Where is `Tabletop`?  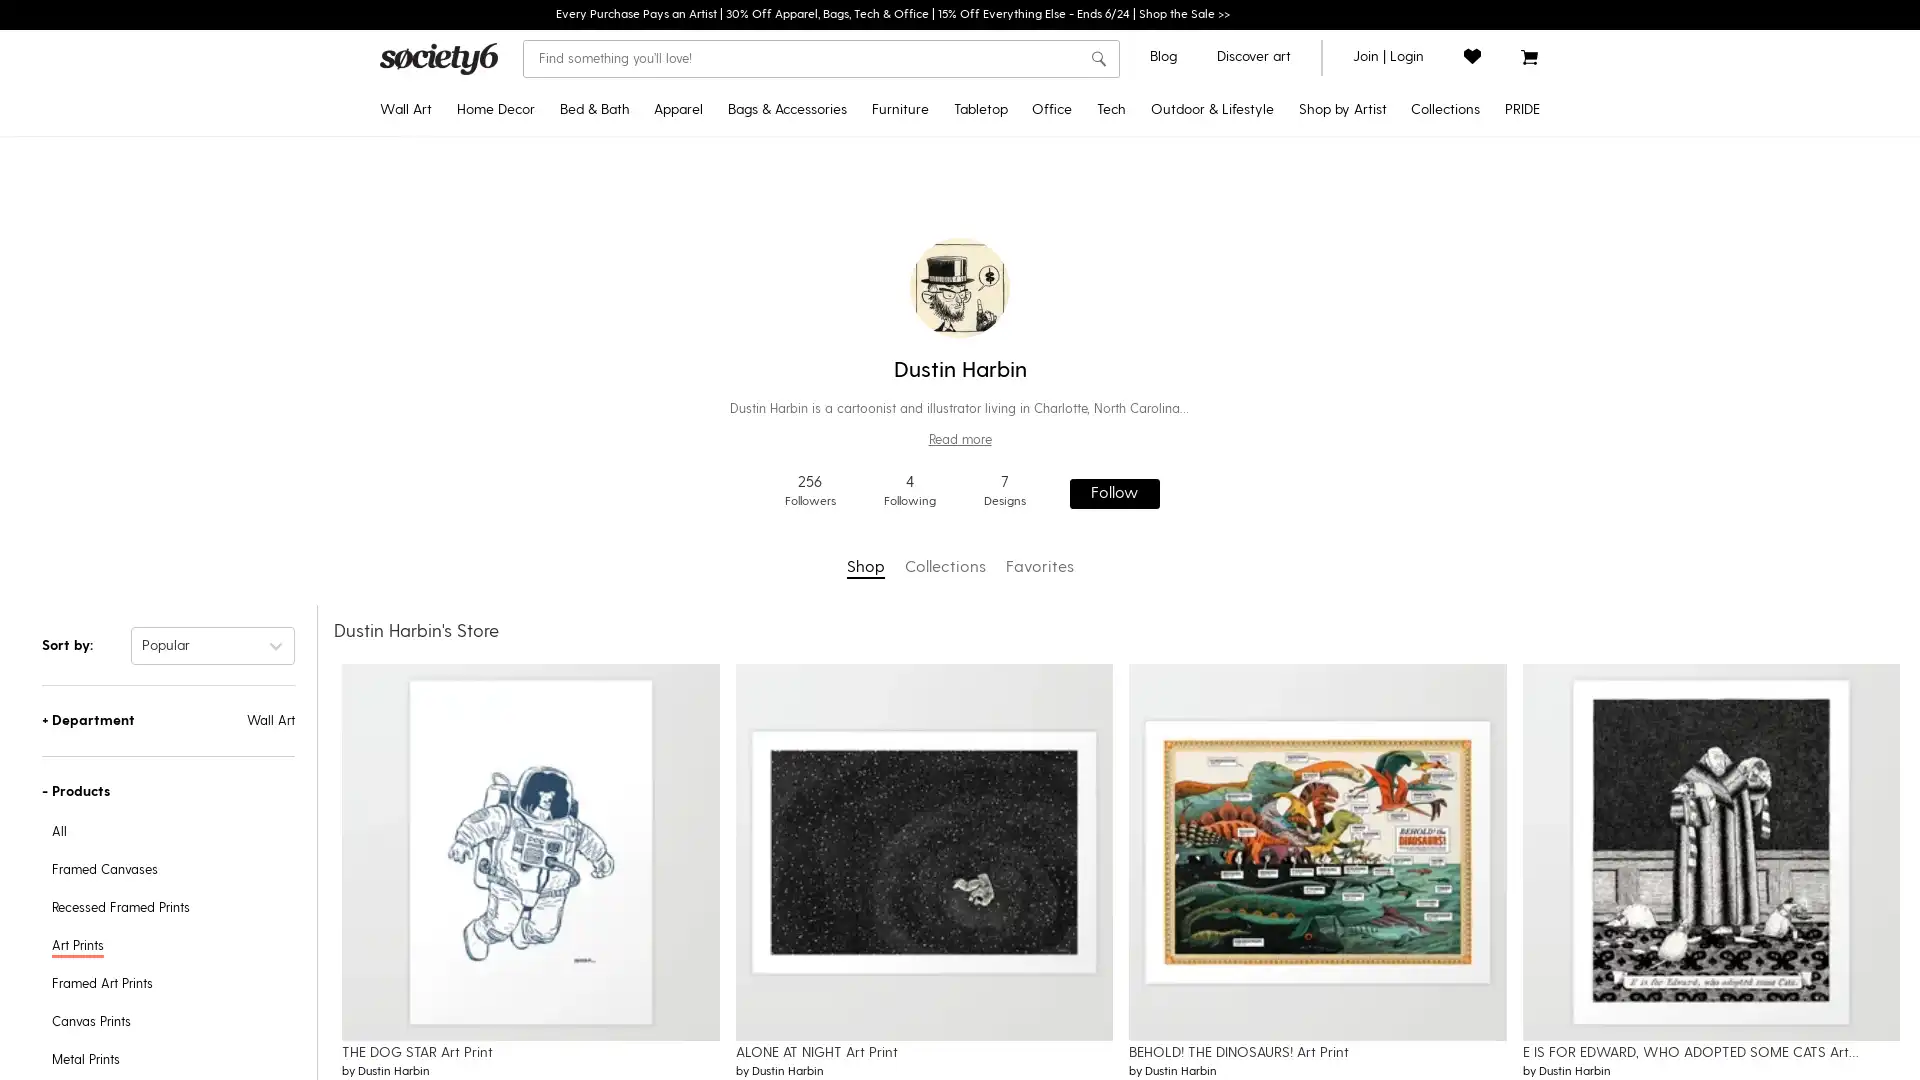
Tabletop is located at coordinates (979, 110).